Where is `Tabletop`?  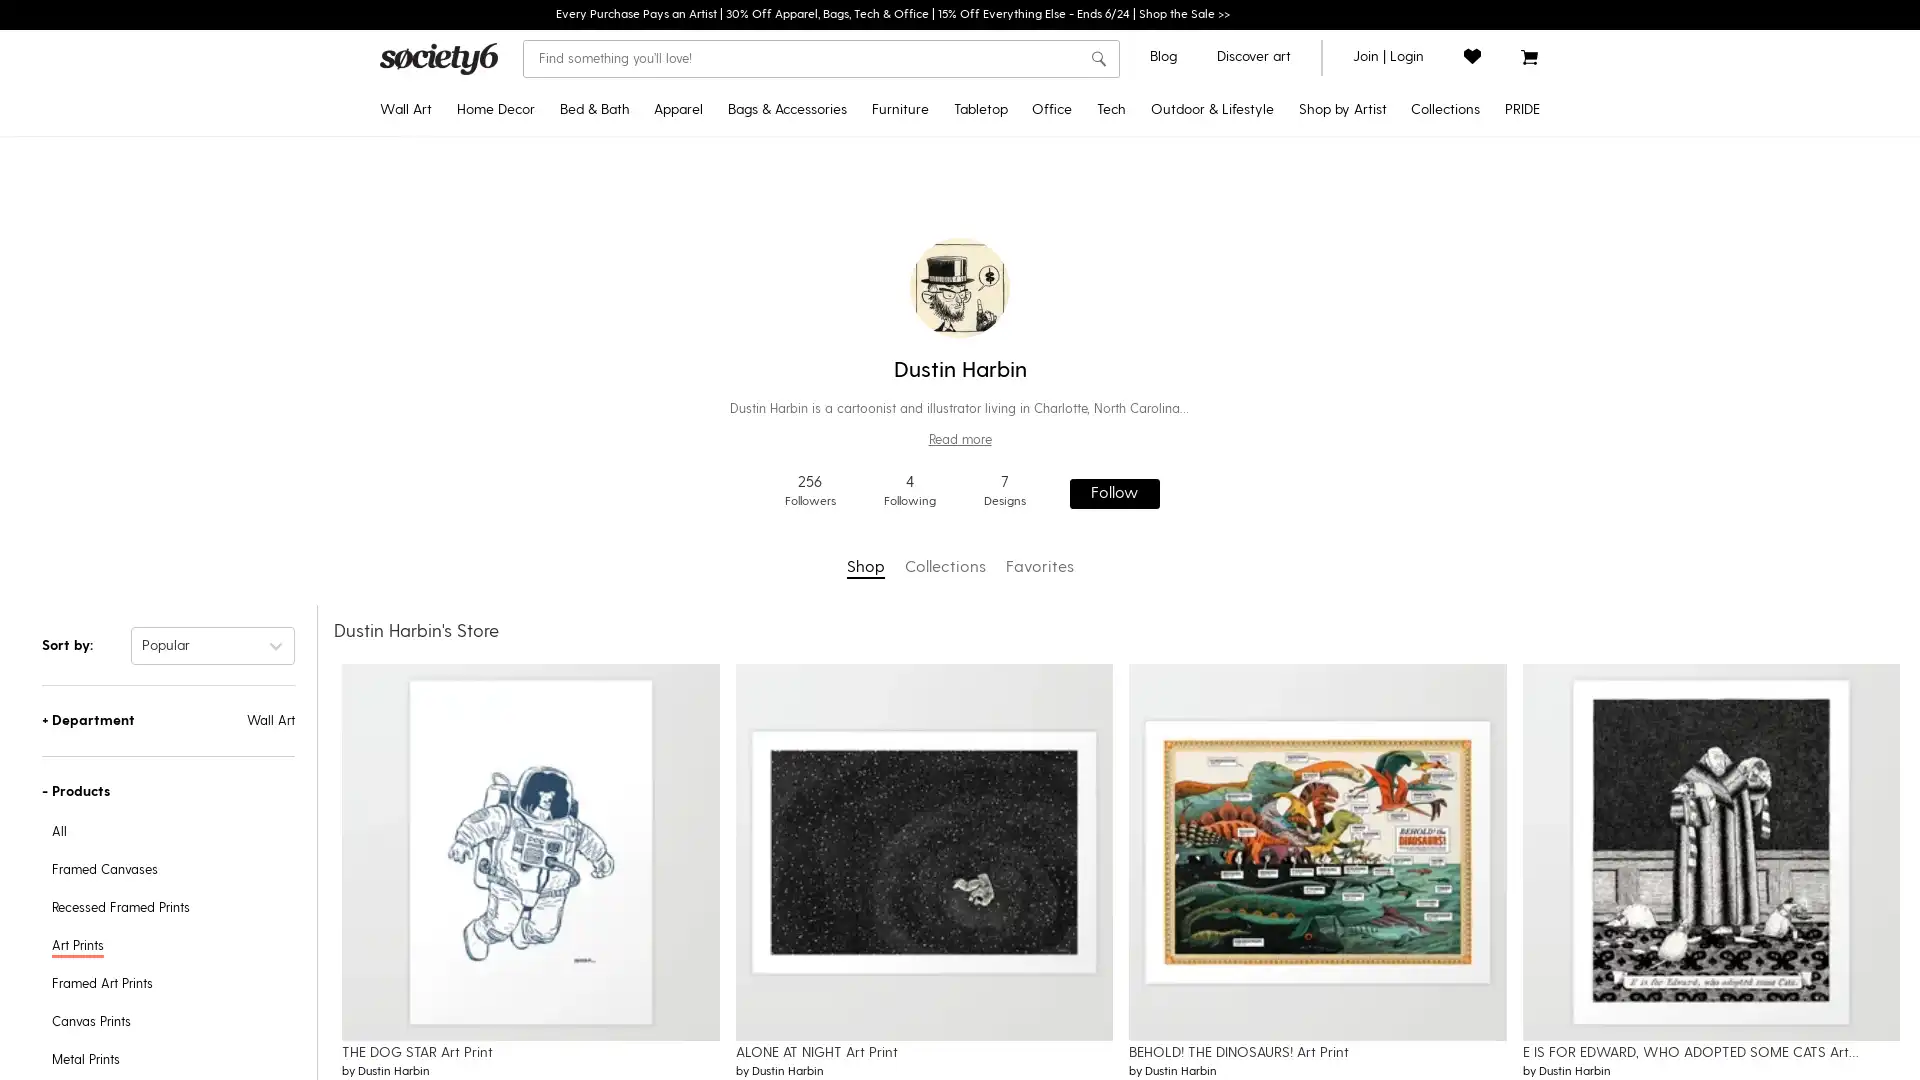
Tabletop is located at coordinates (979, 110).